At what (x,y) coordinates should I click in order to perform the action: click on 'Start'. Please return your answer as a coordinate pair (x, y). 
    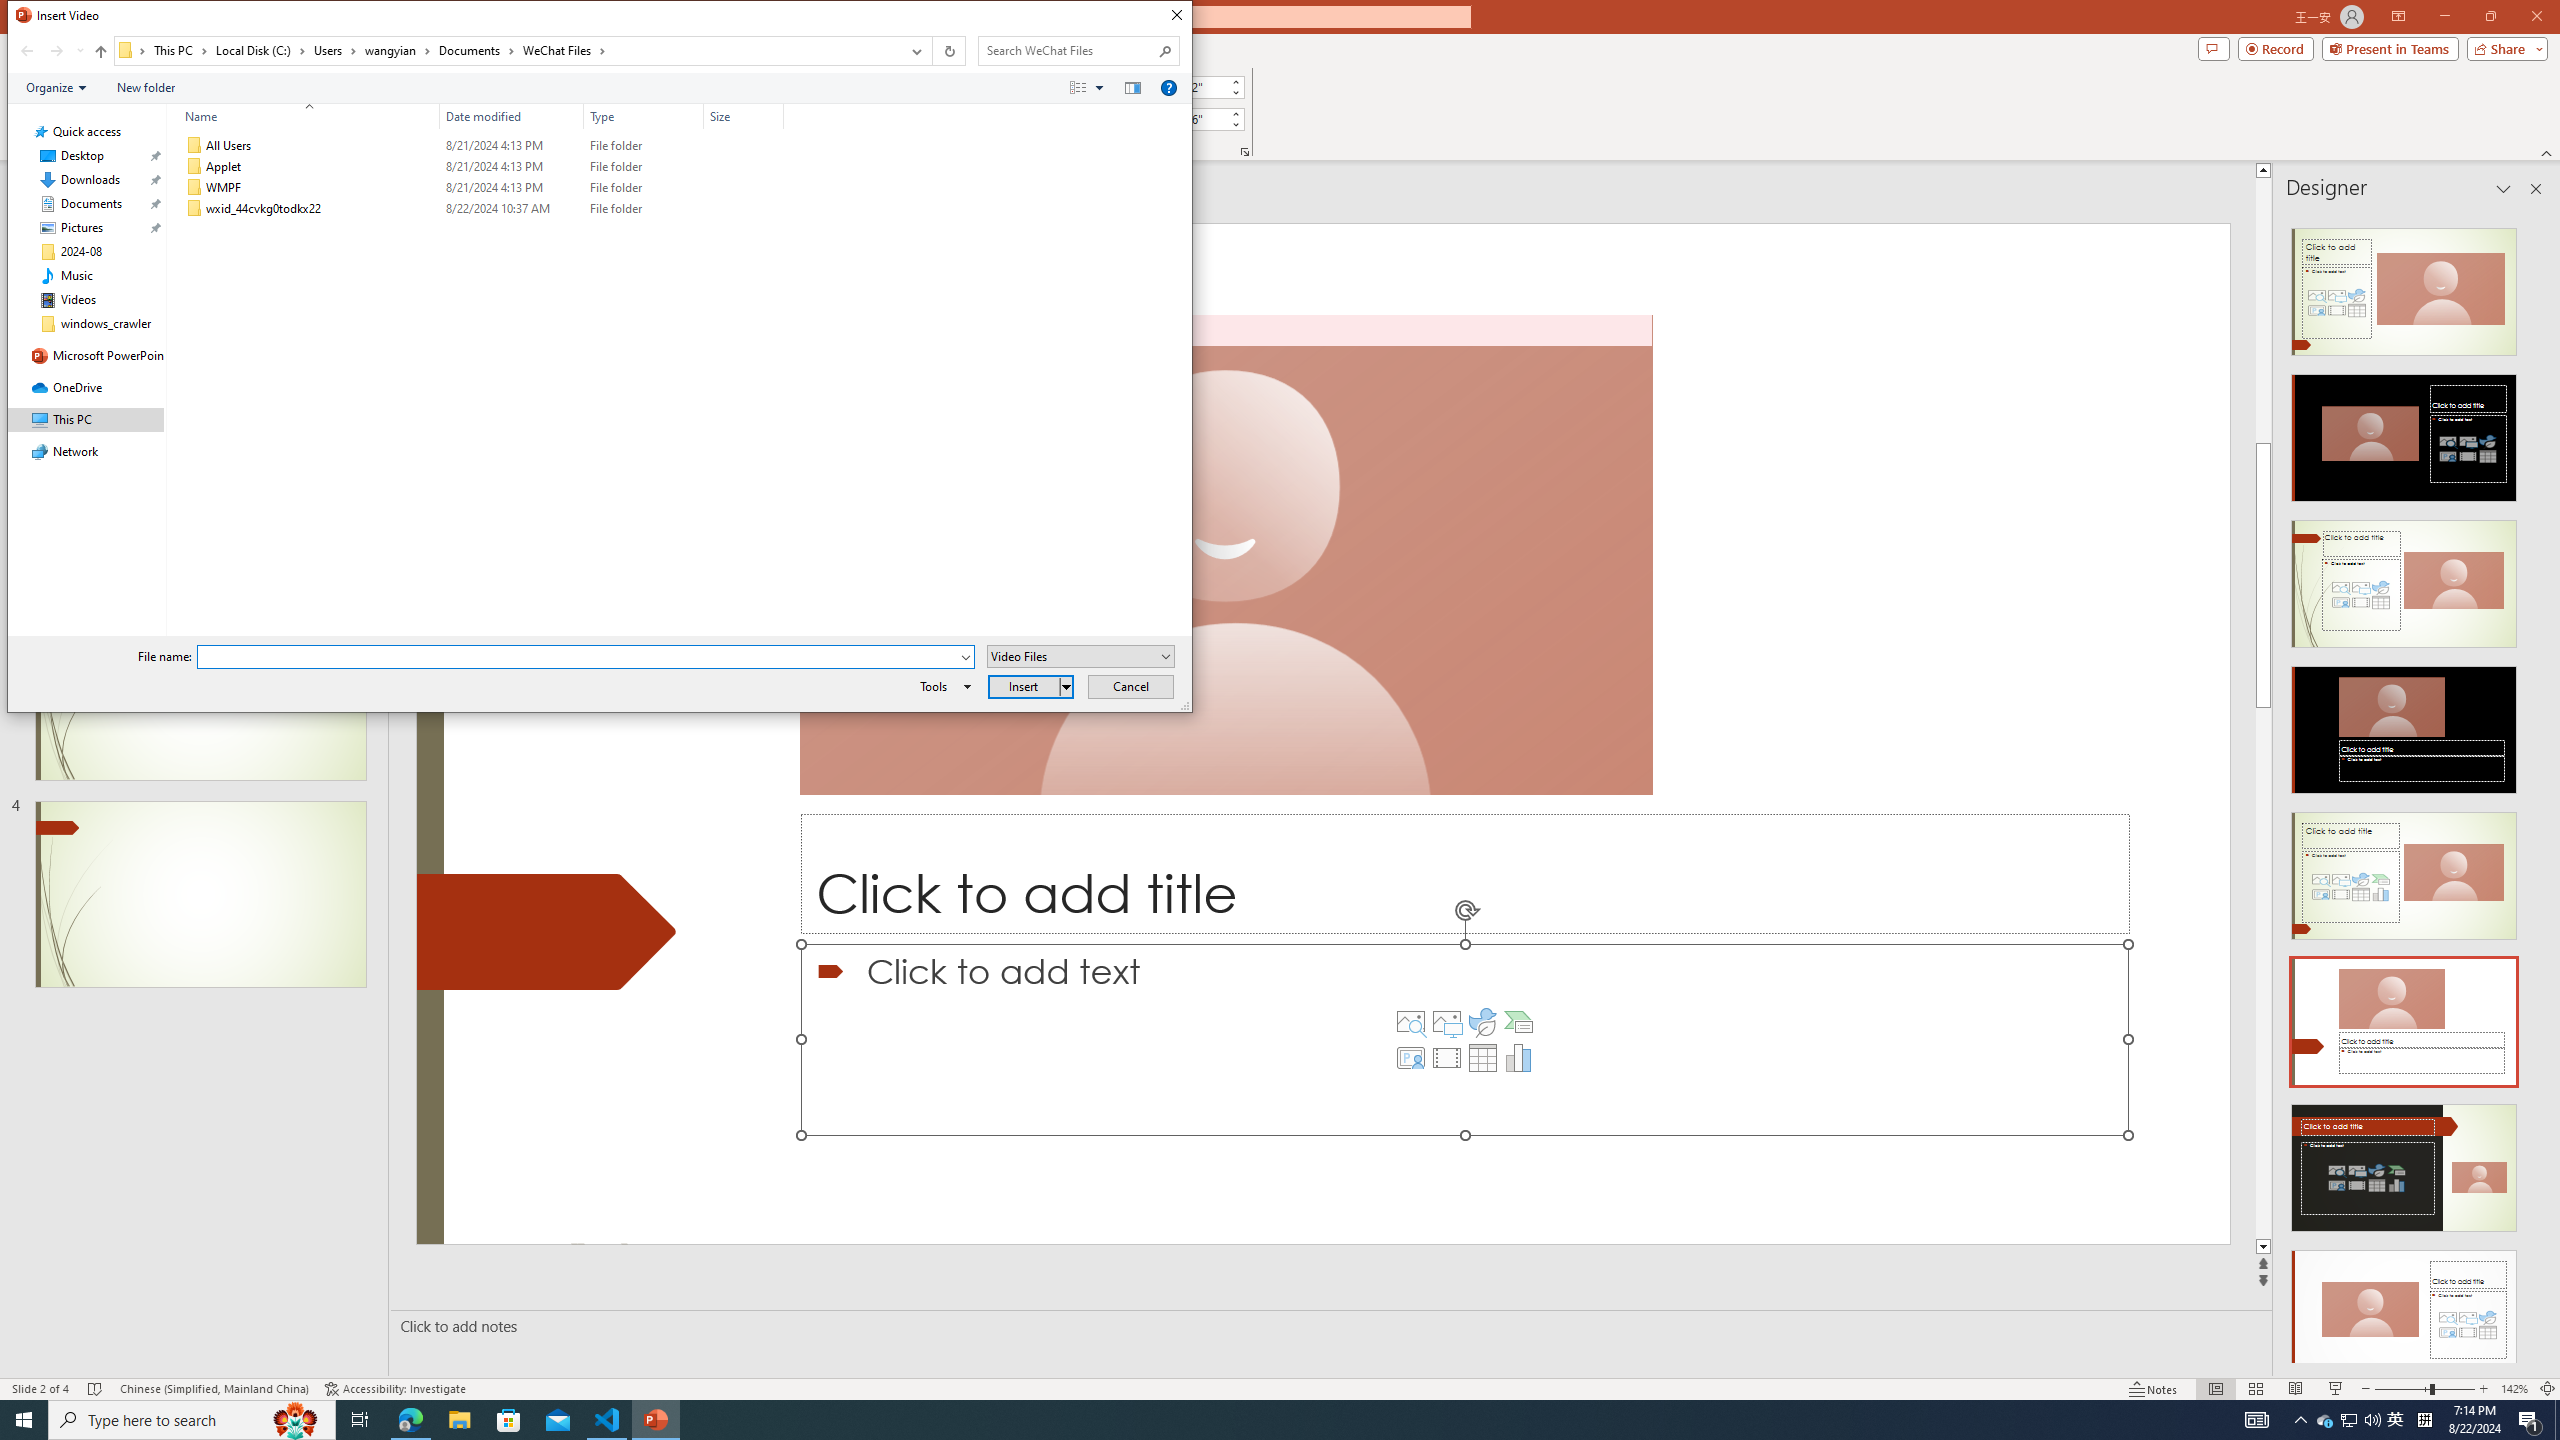
    Looking at the image, I should click on (24, 1418).